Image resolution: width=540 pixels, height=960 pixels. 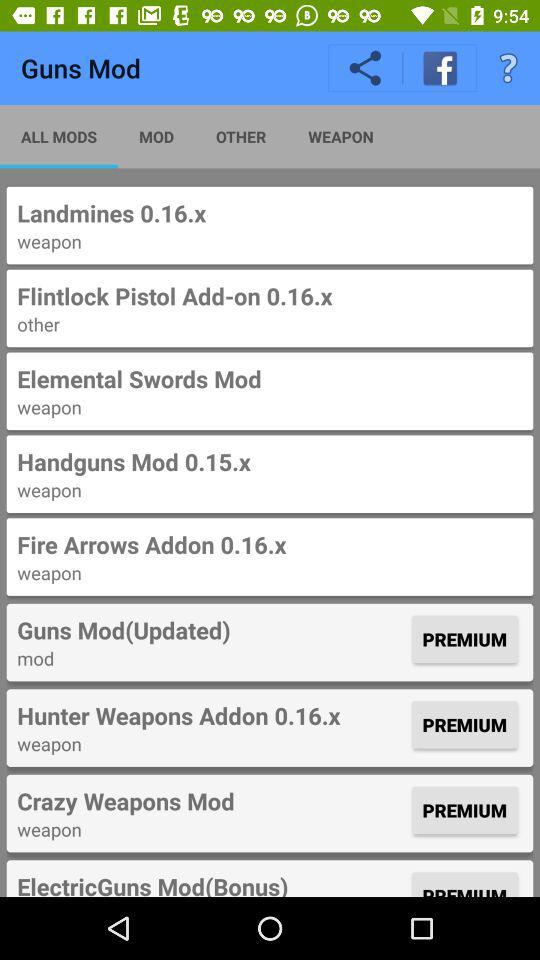 What do you see at coordinates (211, 882) in the screenshot?
I see `the electricguns mod(bonus) icon` at bounding box center [211, 882].